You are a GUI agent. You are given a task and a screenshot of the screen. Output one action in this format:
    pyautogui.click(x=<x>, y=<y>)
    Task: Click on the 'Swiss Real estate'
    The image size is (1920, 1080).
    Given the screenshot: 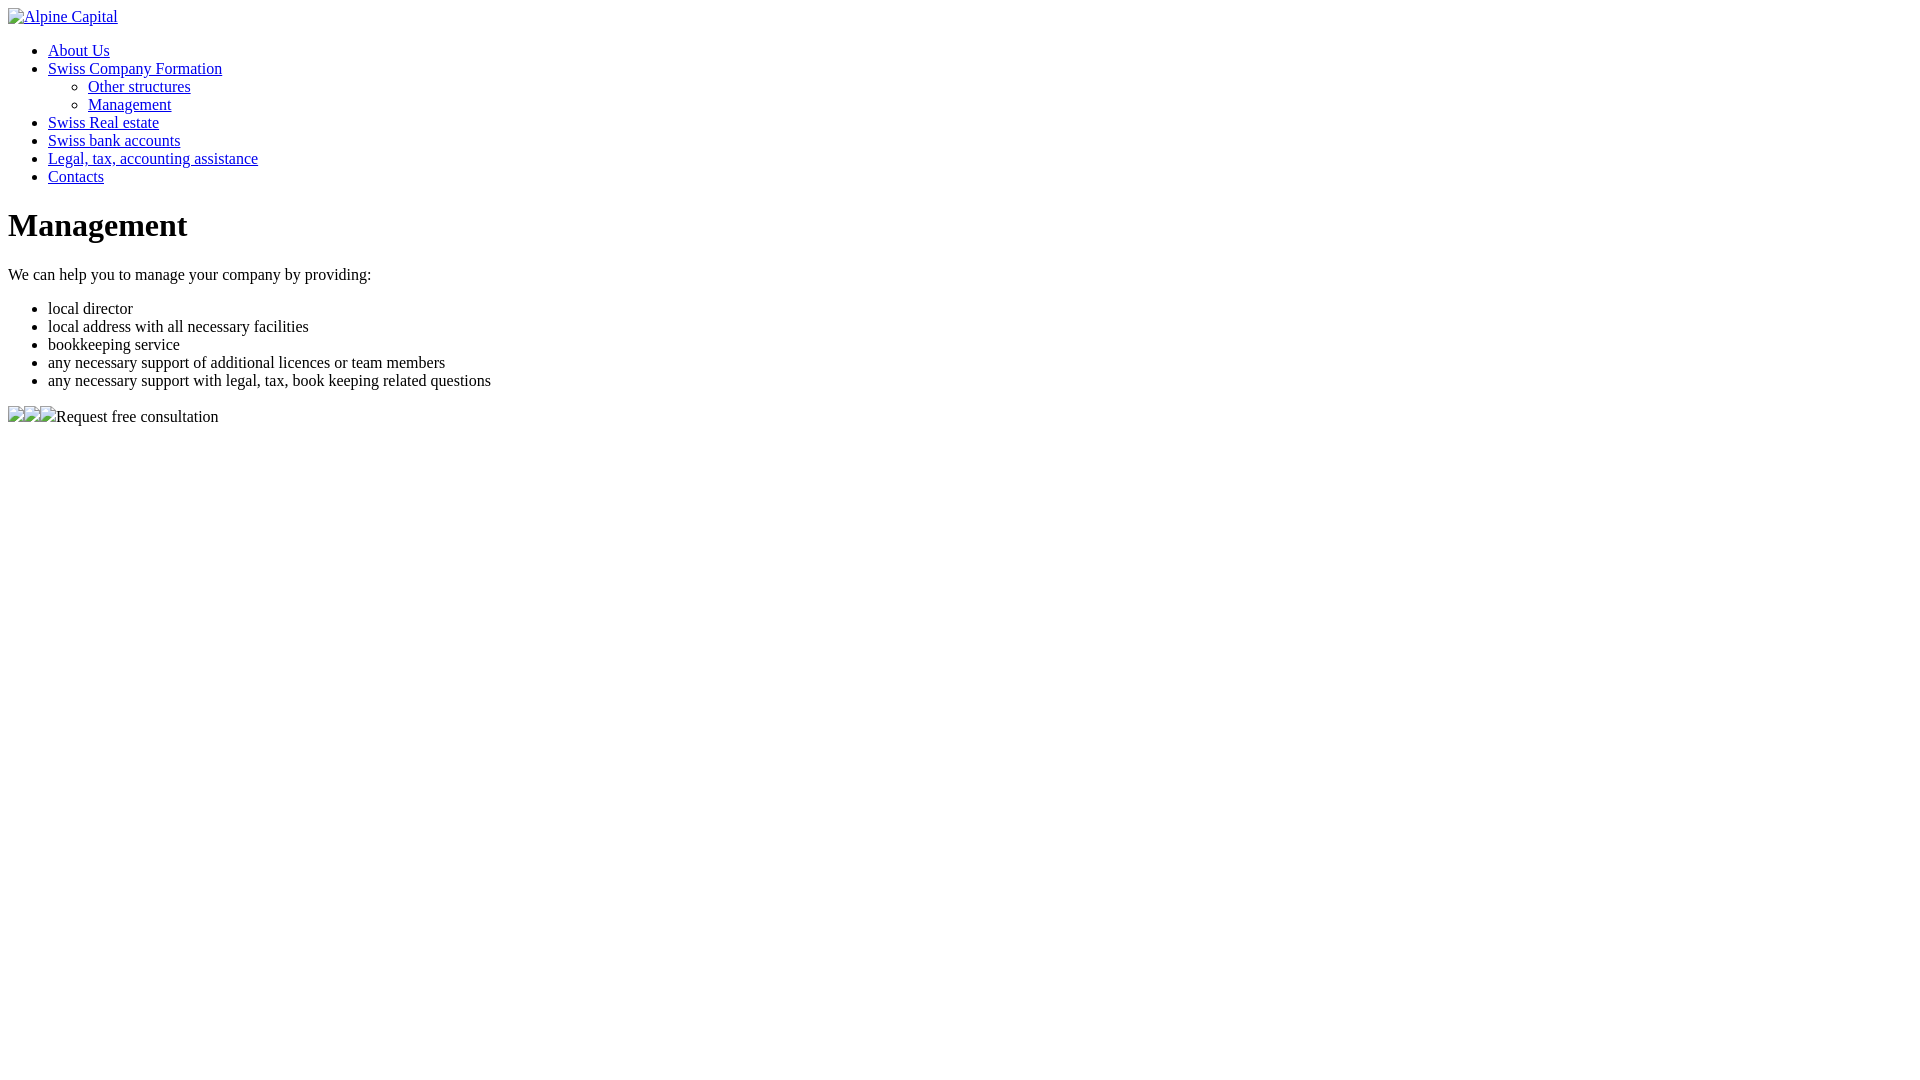 What is the action you would take?
    pyautogui.click(x=102, y=122)
    